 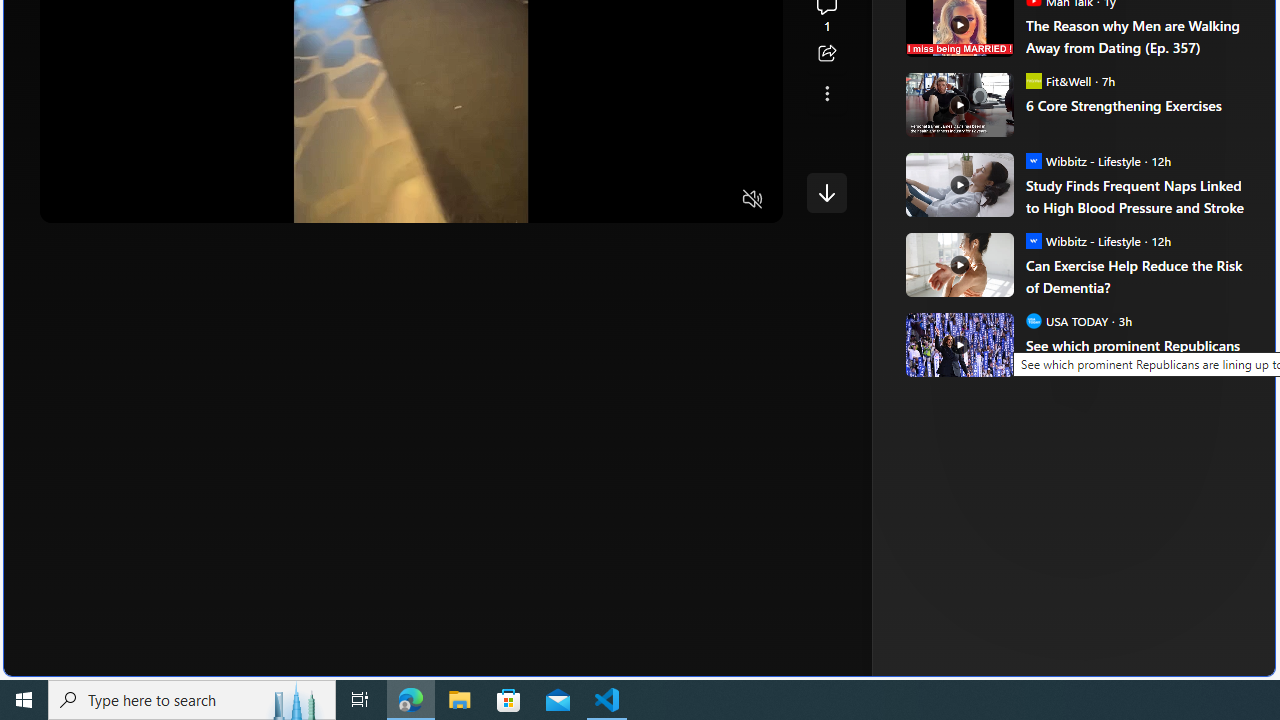 What do you see at coordinates (1057, 79) in the screenshot?
I see `'Fit&Well Fit&Well'` at bounding box center [1057, 79].